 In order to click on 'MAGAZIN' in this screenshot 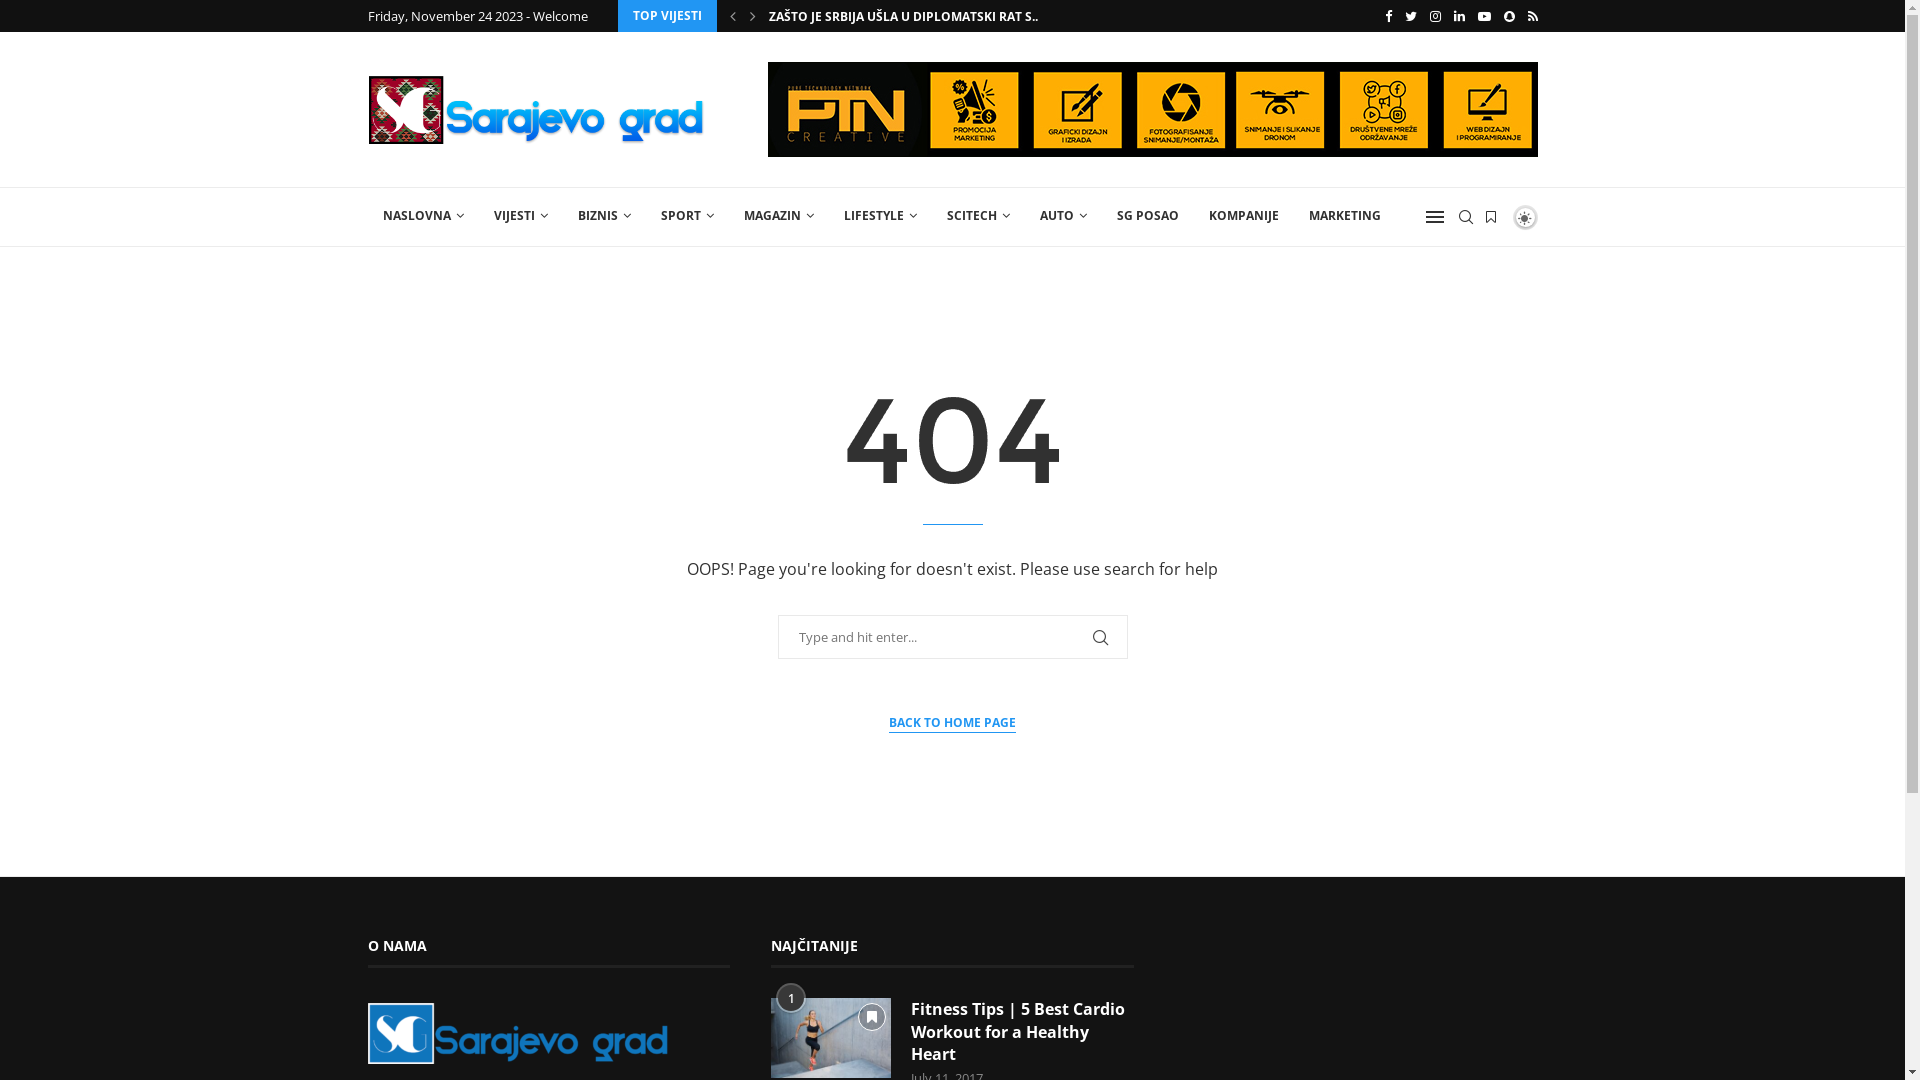, I will do `click(727, 216)`.